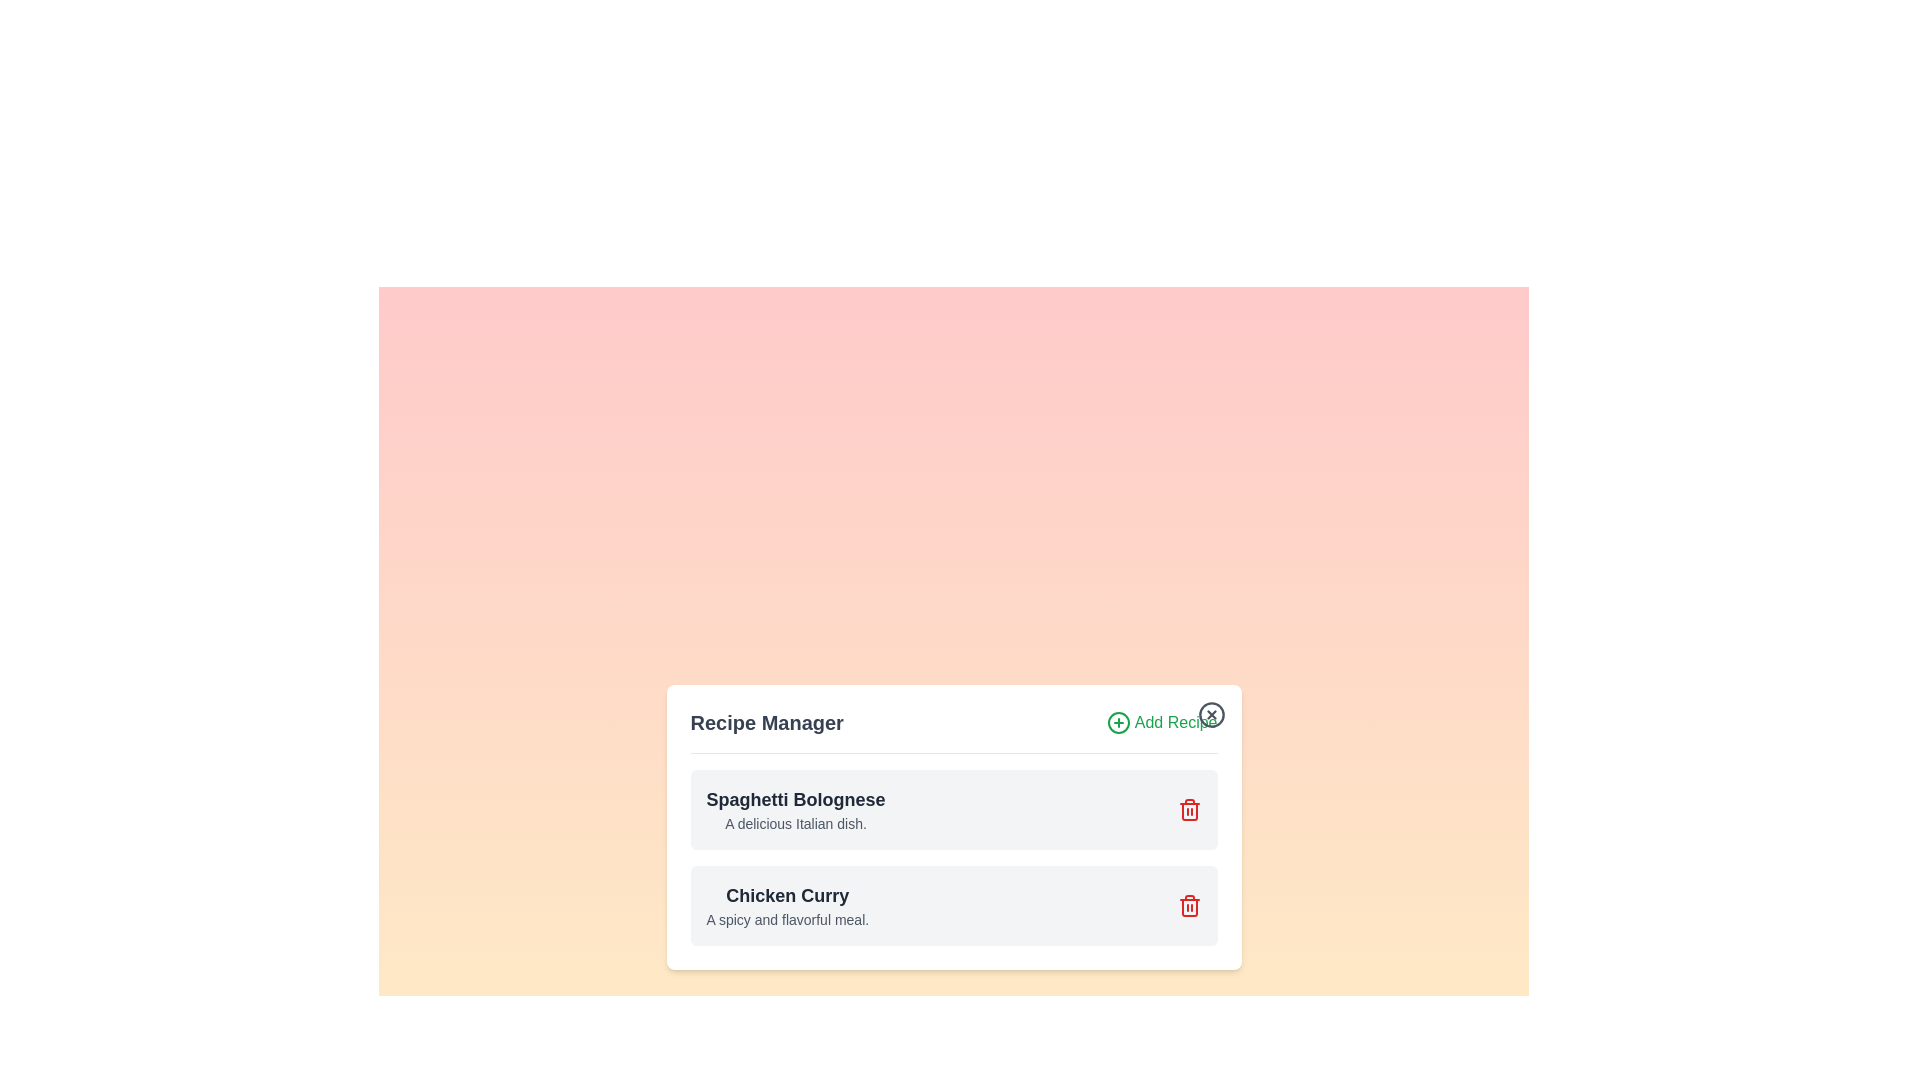  Describe the element at coordinates (1210, 713) in the screenshot. I see `the close button located in the top-right corner of the modal` at that location.